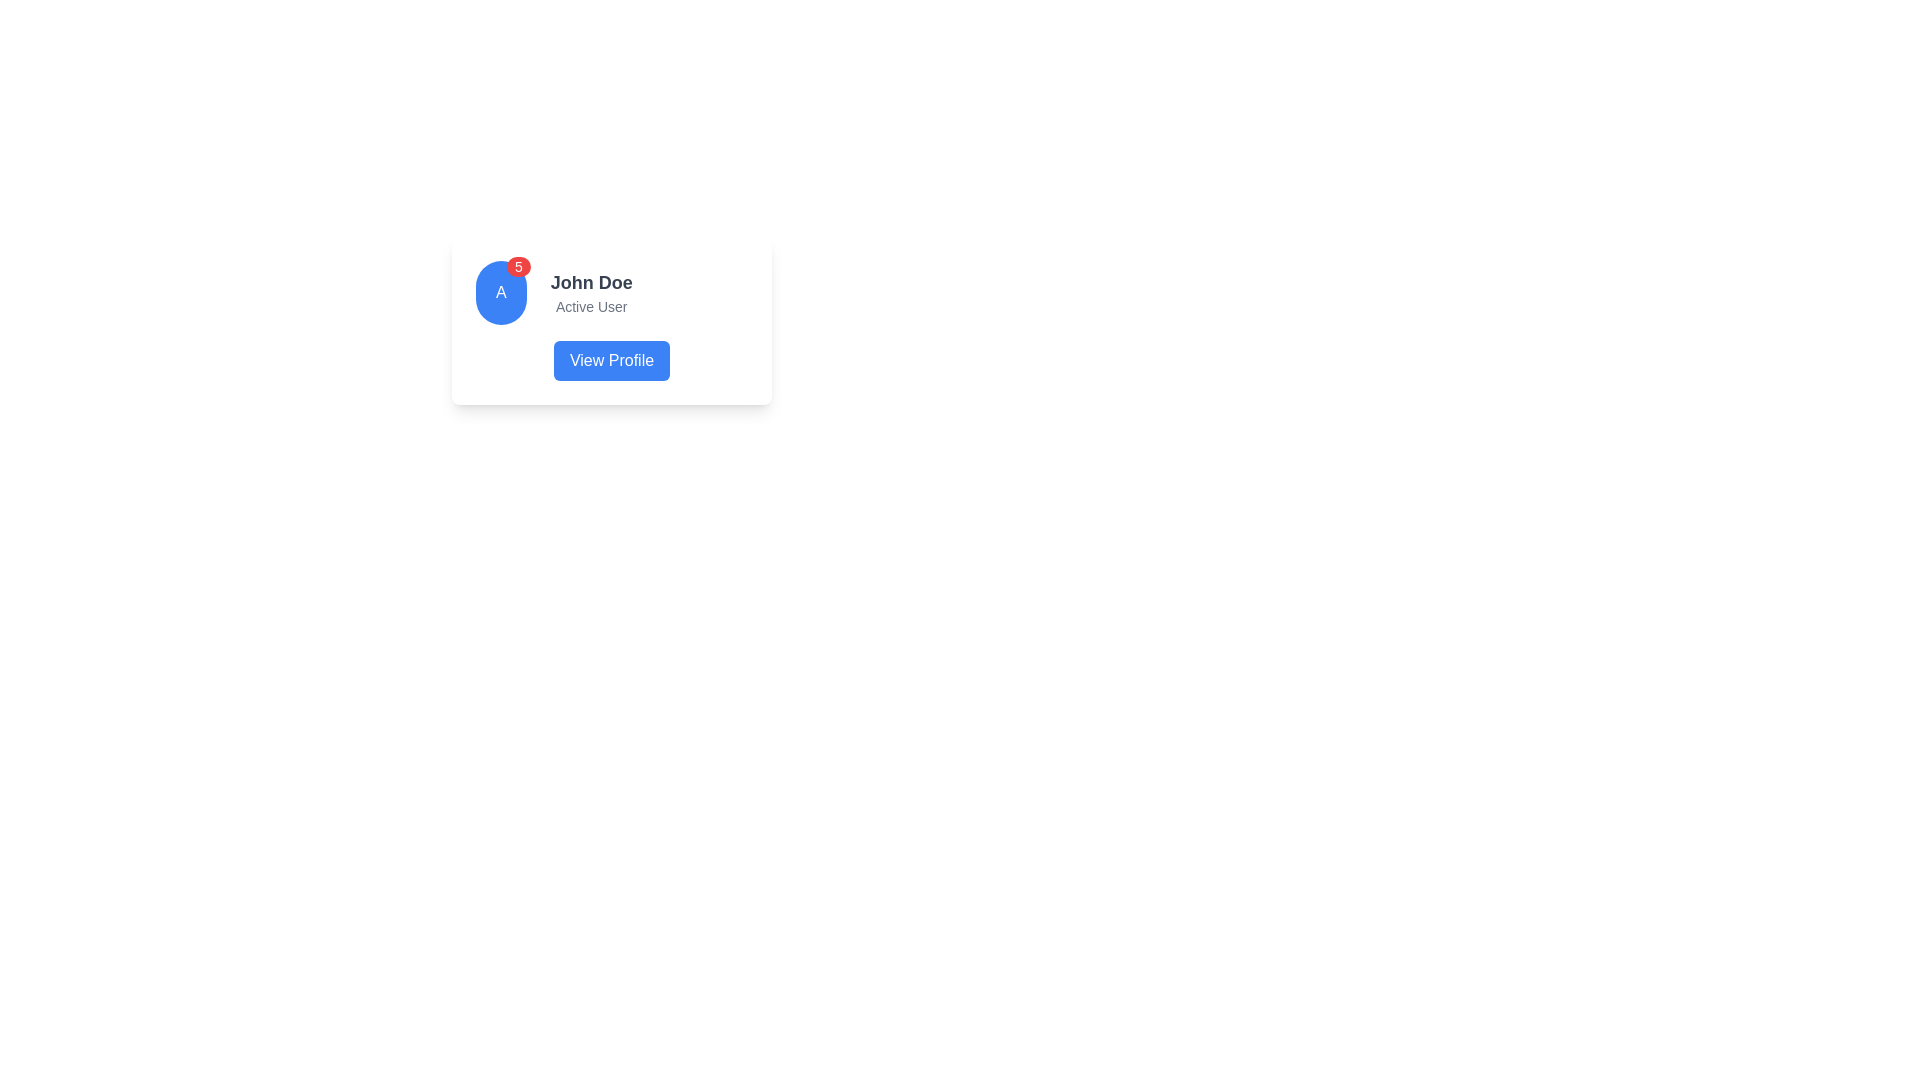 The image size is (1920, 1080). I want to click on the Text Label displaying the user or profile identification, located above the 'Active User' subtitle and to the right of the circular avatar image, so click(590, 282).